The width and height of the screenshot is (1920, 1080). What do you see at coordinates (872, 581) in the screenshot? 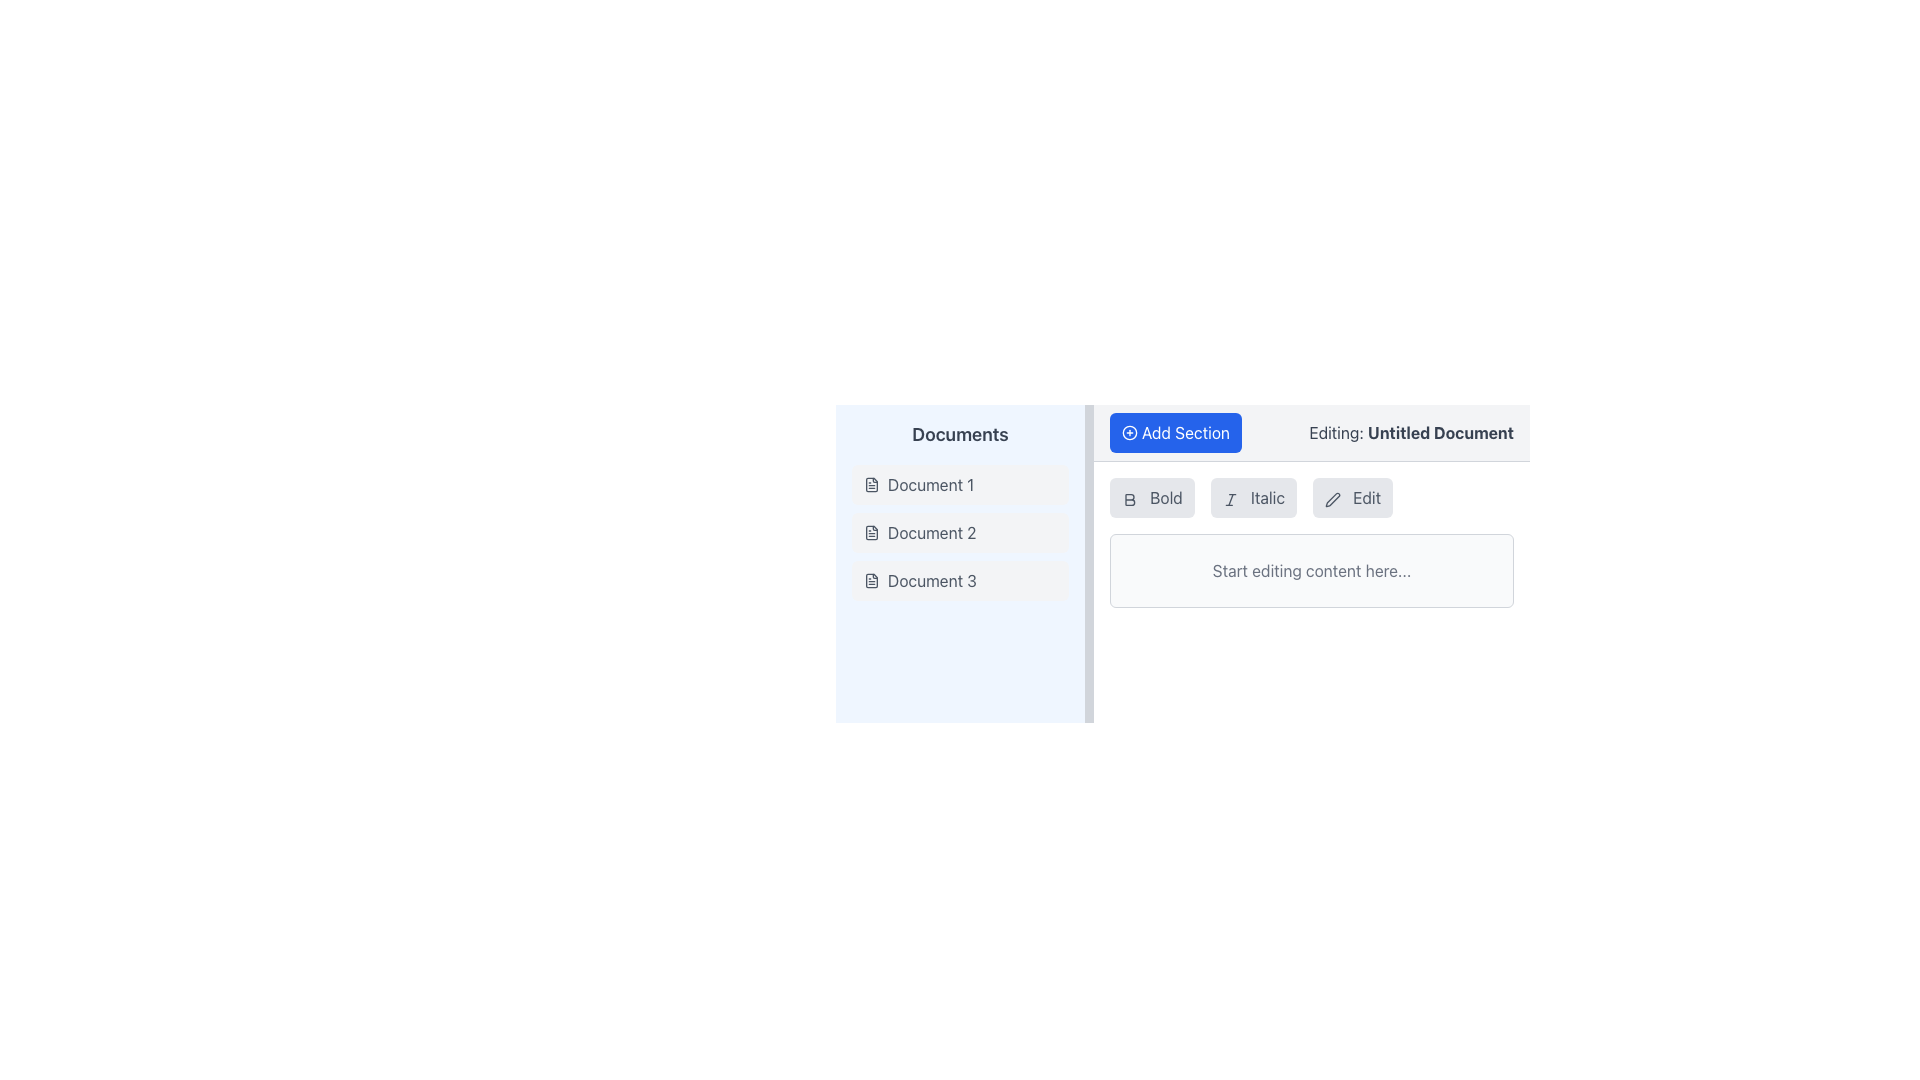
I see `the document icon outline for 'Document 3' in the sidebar` at bounding box center [872, 581].